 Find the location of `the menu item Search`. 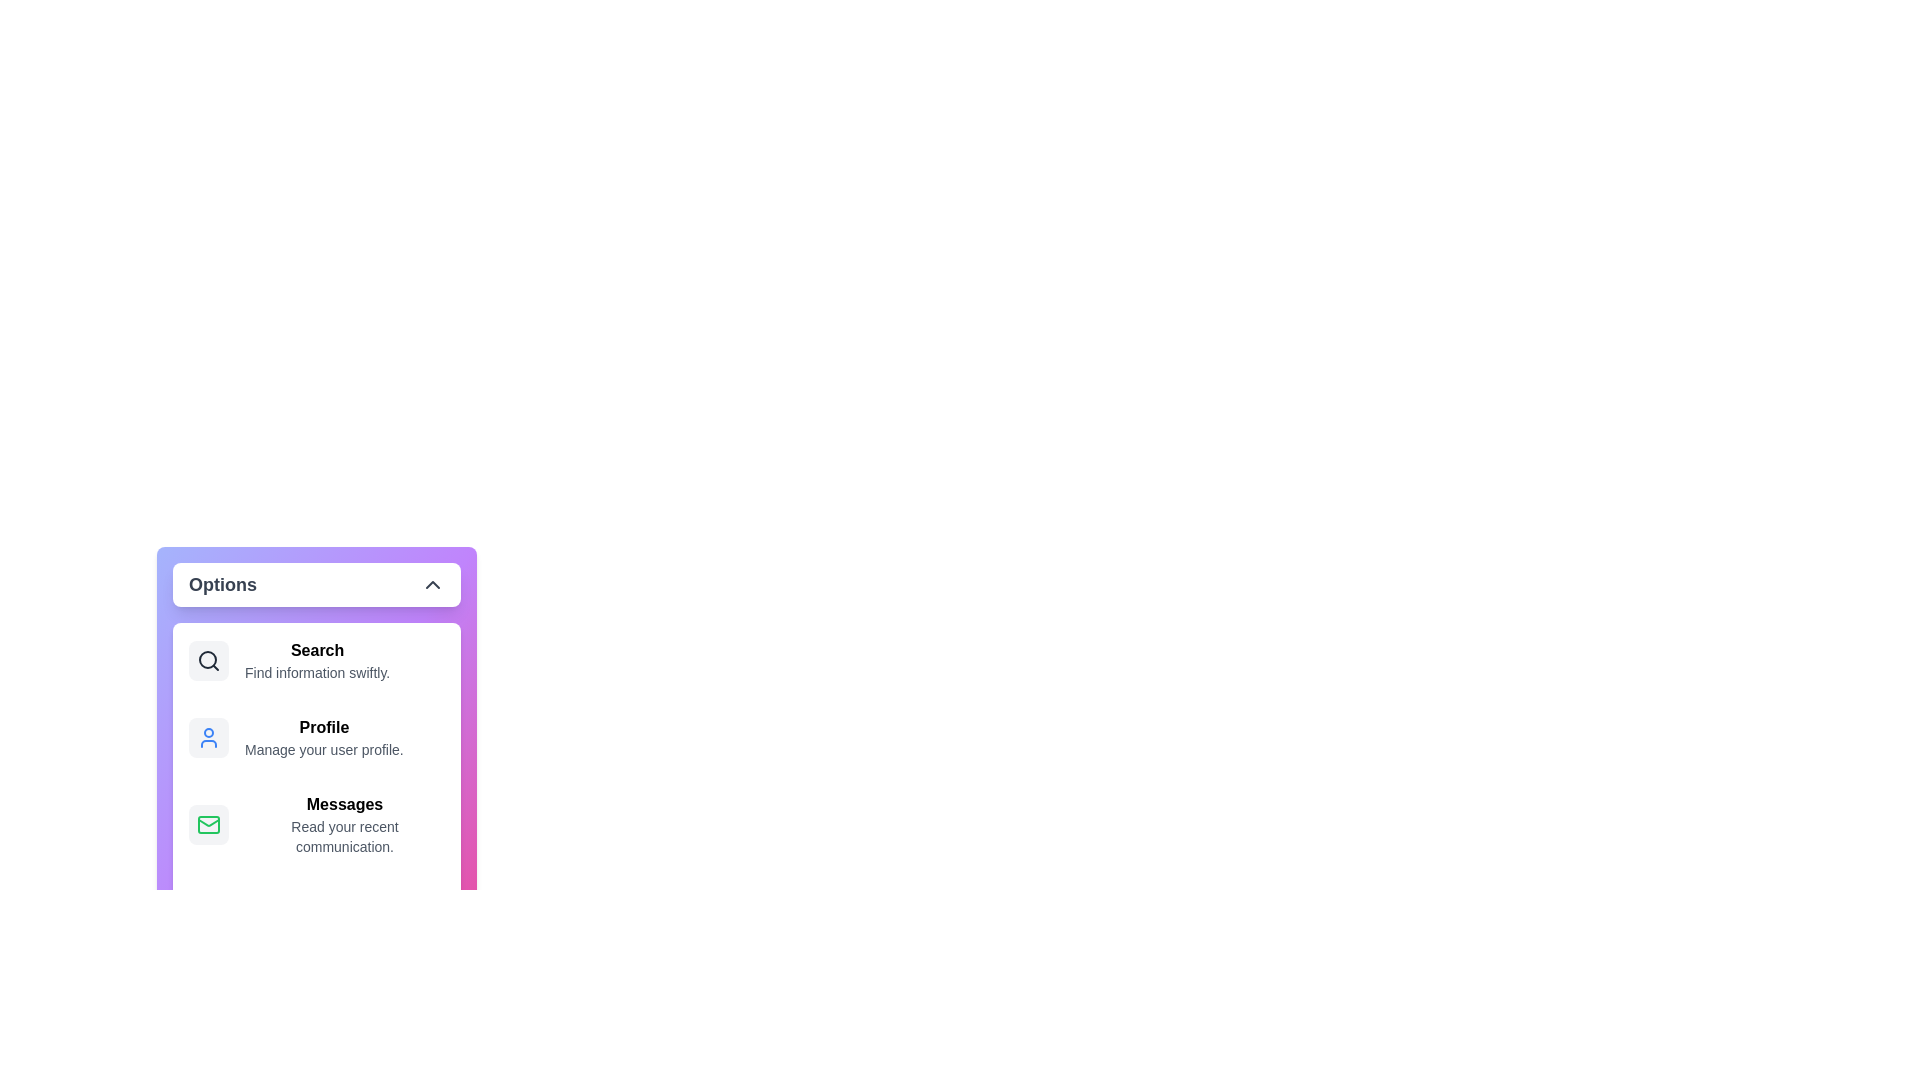

the menu item Search is located at coordinates (315, 660).